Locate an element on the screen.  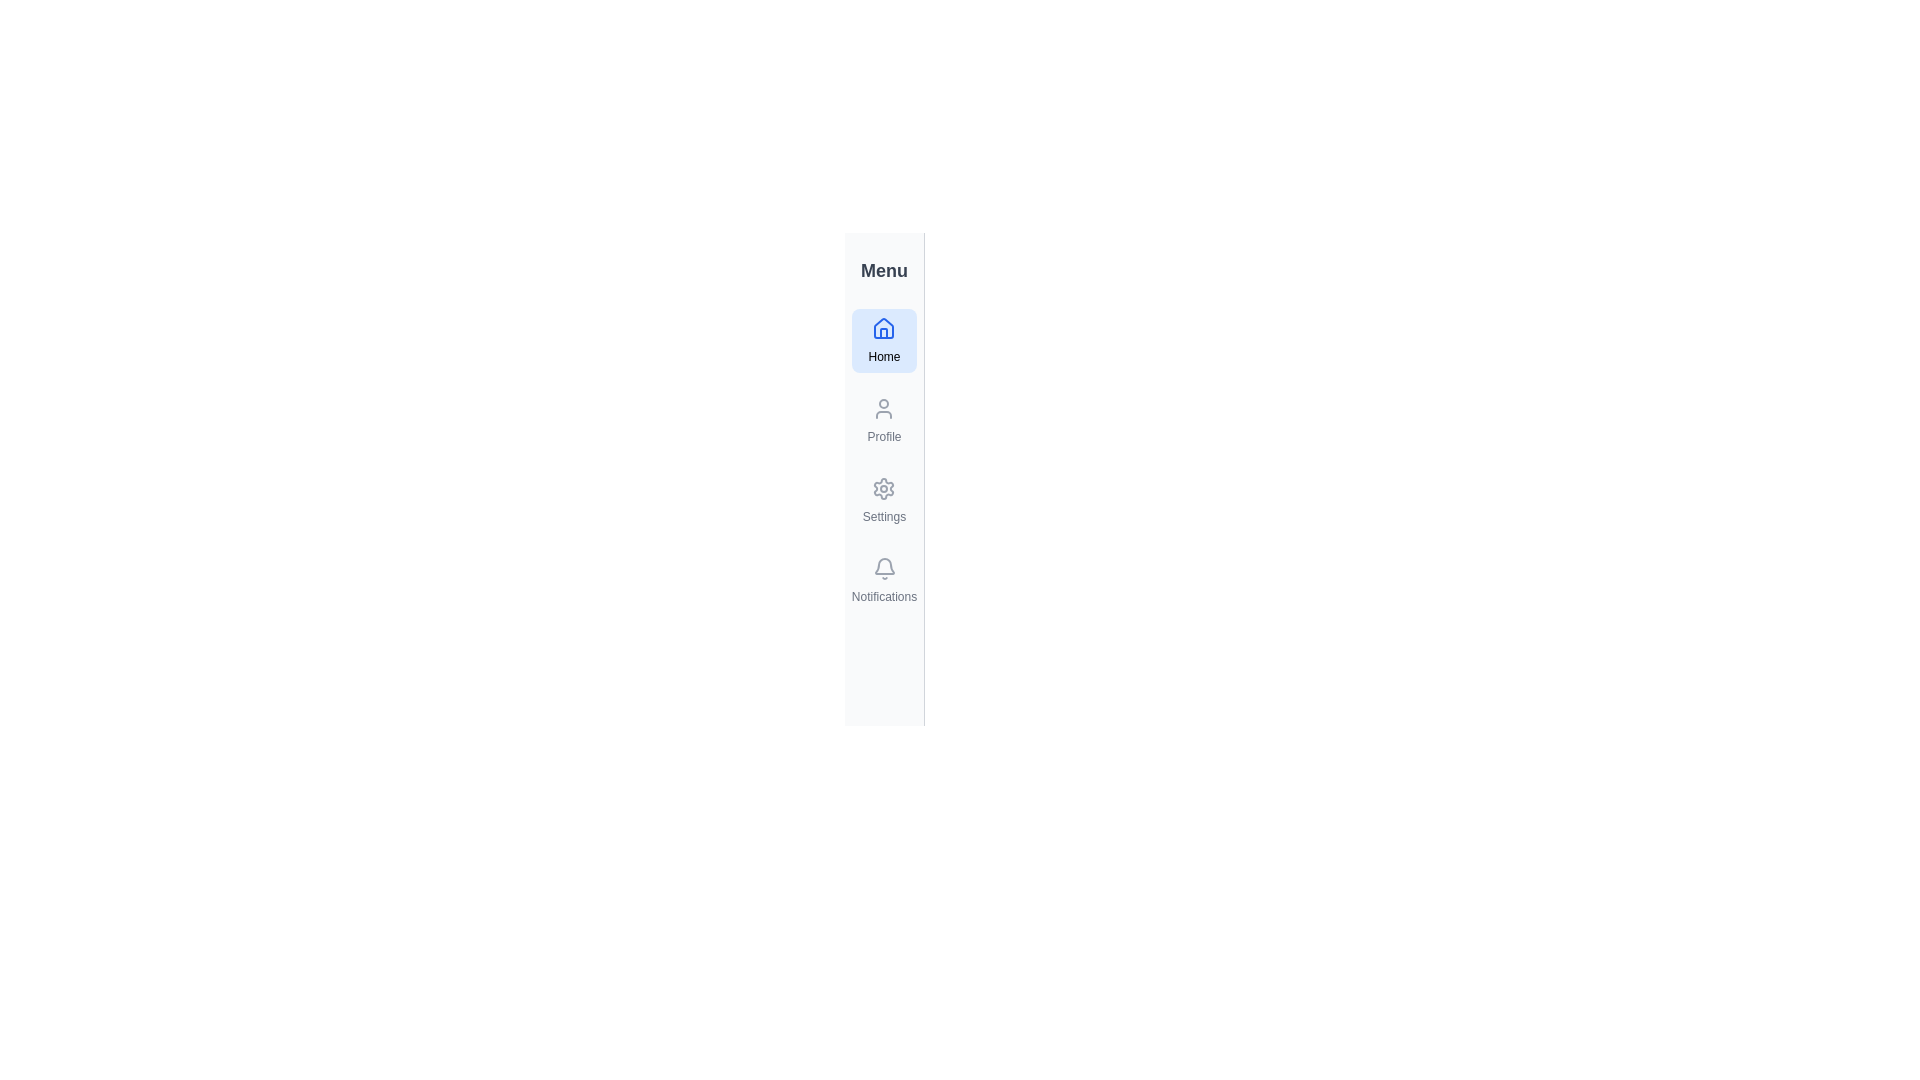
the 'Profile' button, which is a gray-colored icon of a user located beneath the 'Home' option and above the 'Settings' option in the vertical menu on the left side of the interface is located at coordinates (883, 419).